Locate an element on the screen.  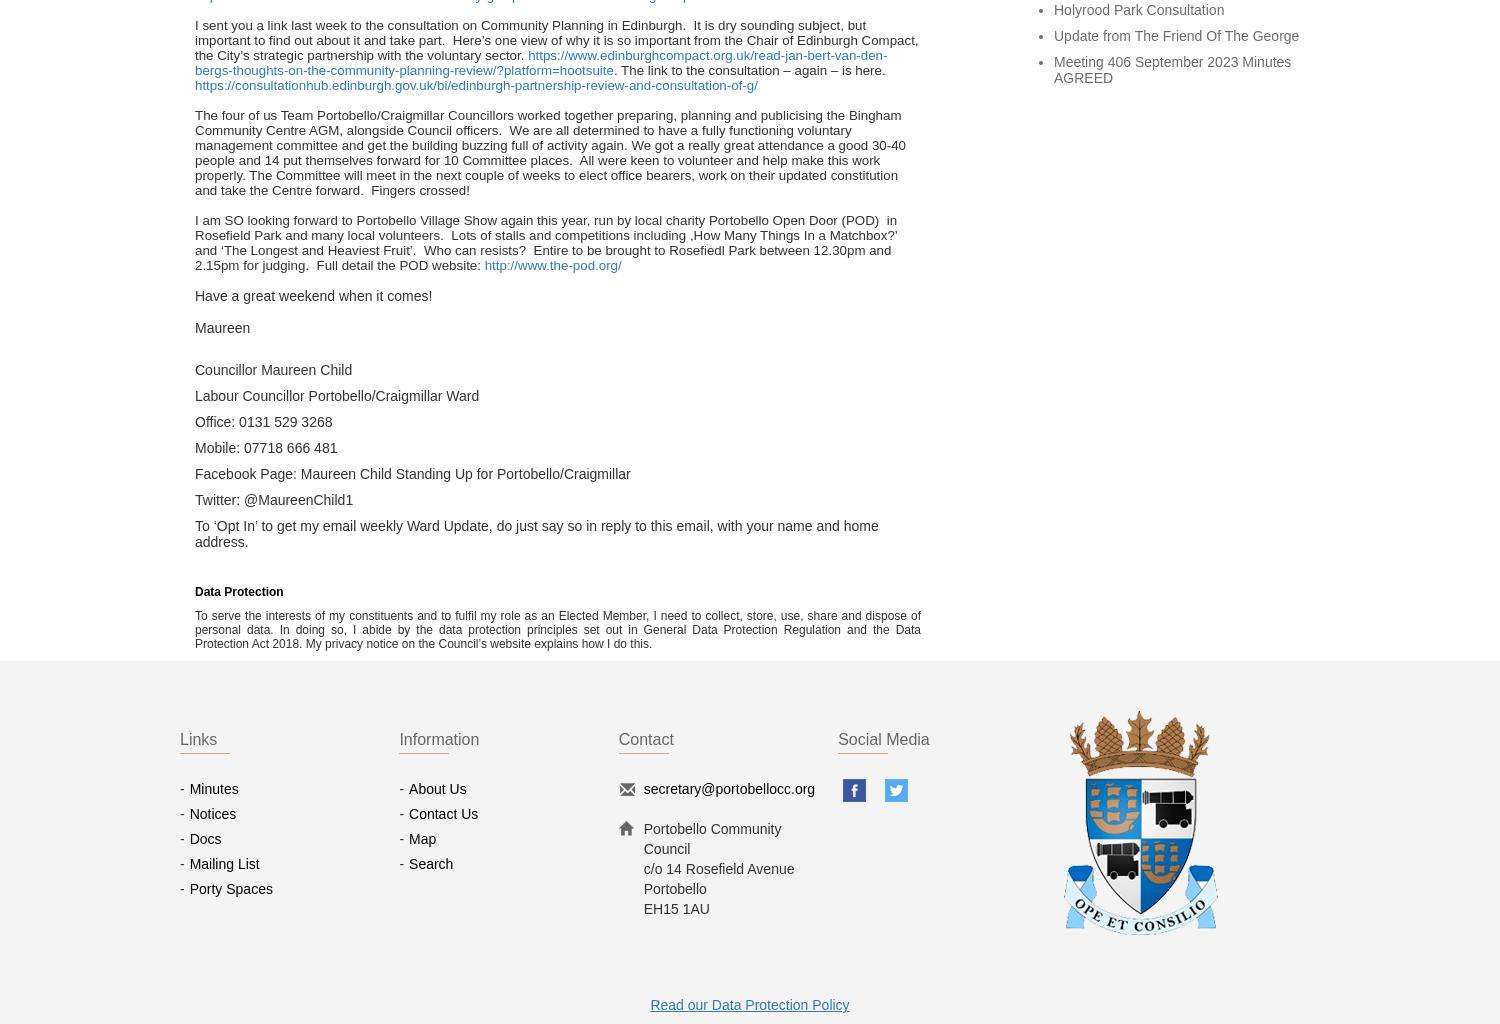
'Docs' is located at coordinates (204, 837).